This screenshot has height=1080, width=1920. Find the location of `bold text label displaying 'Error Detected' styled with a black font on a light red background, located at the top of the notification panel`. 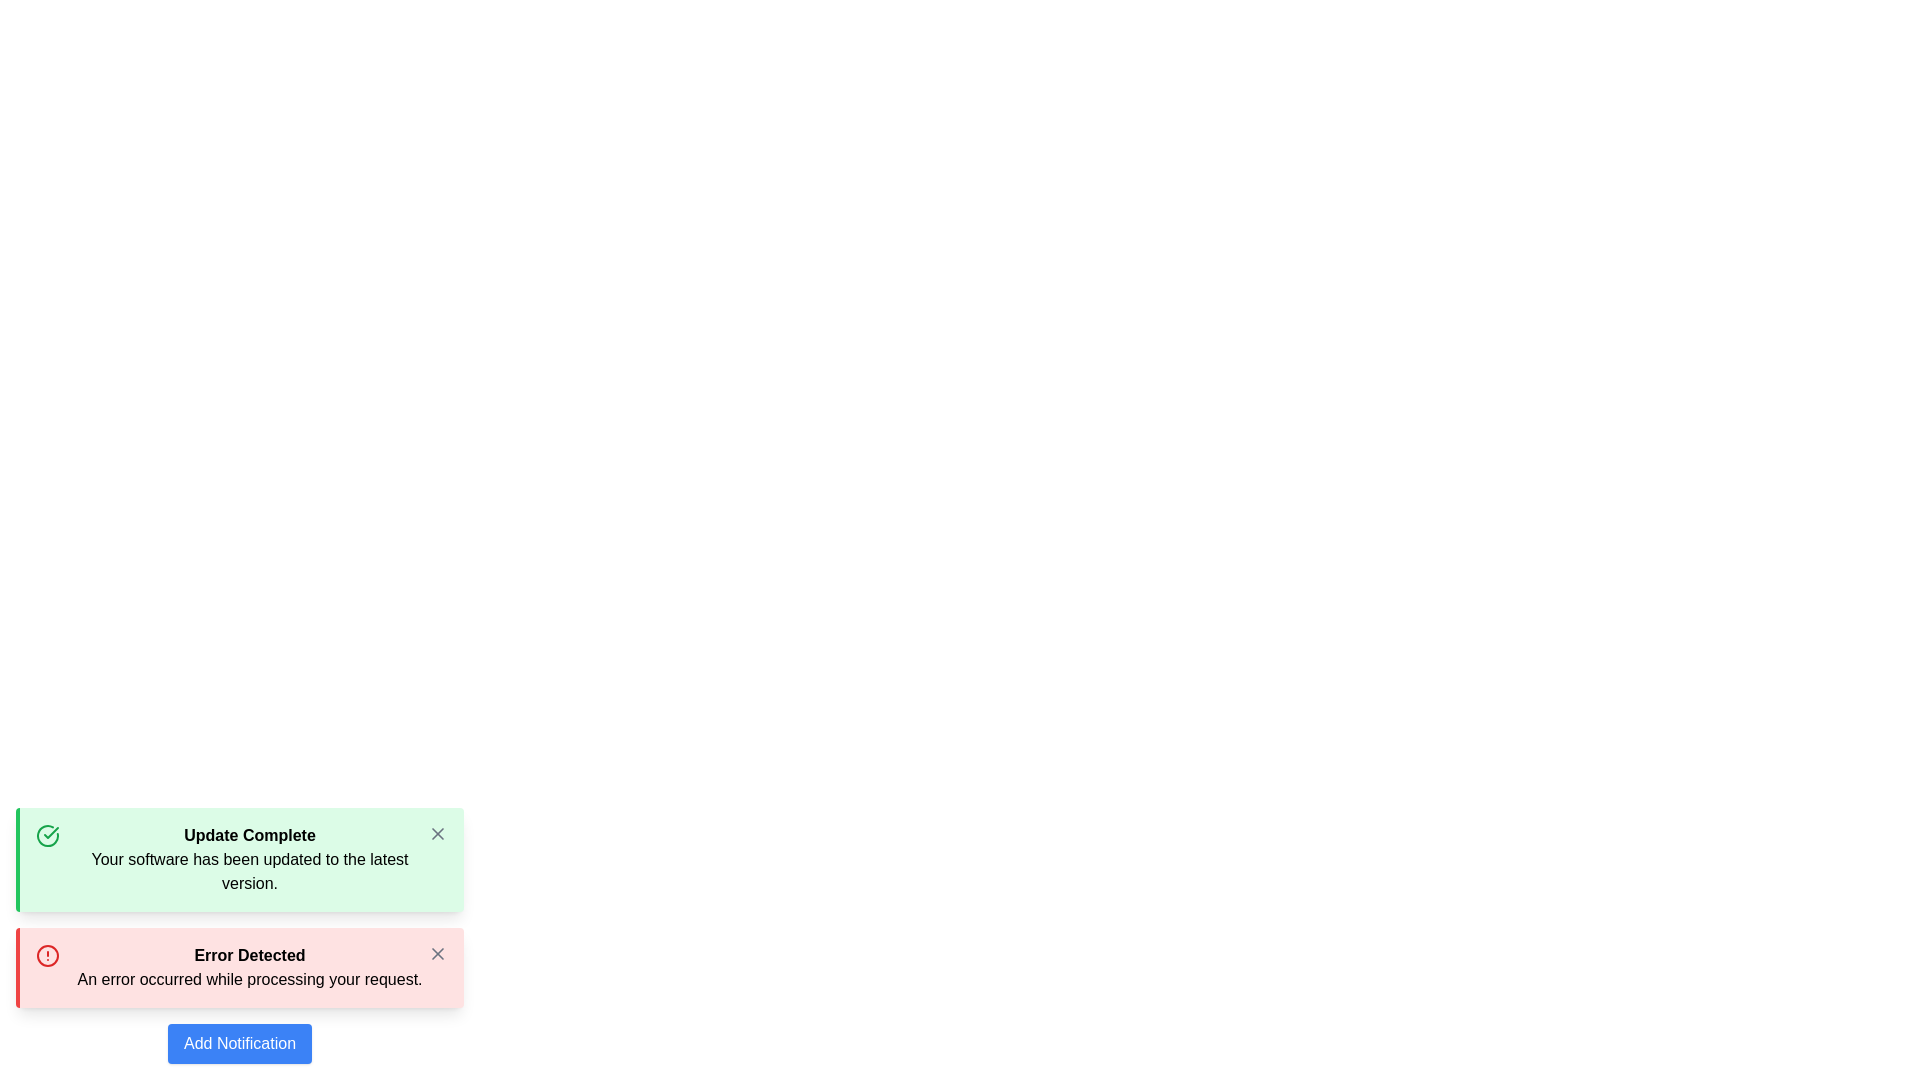

bold text label displaying 'Error Detected' styled with a black font on a light red background, located at the top of the notification panel is located at coordinates (248, 955).